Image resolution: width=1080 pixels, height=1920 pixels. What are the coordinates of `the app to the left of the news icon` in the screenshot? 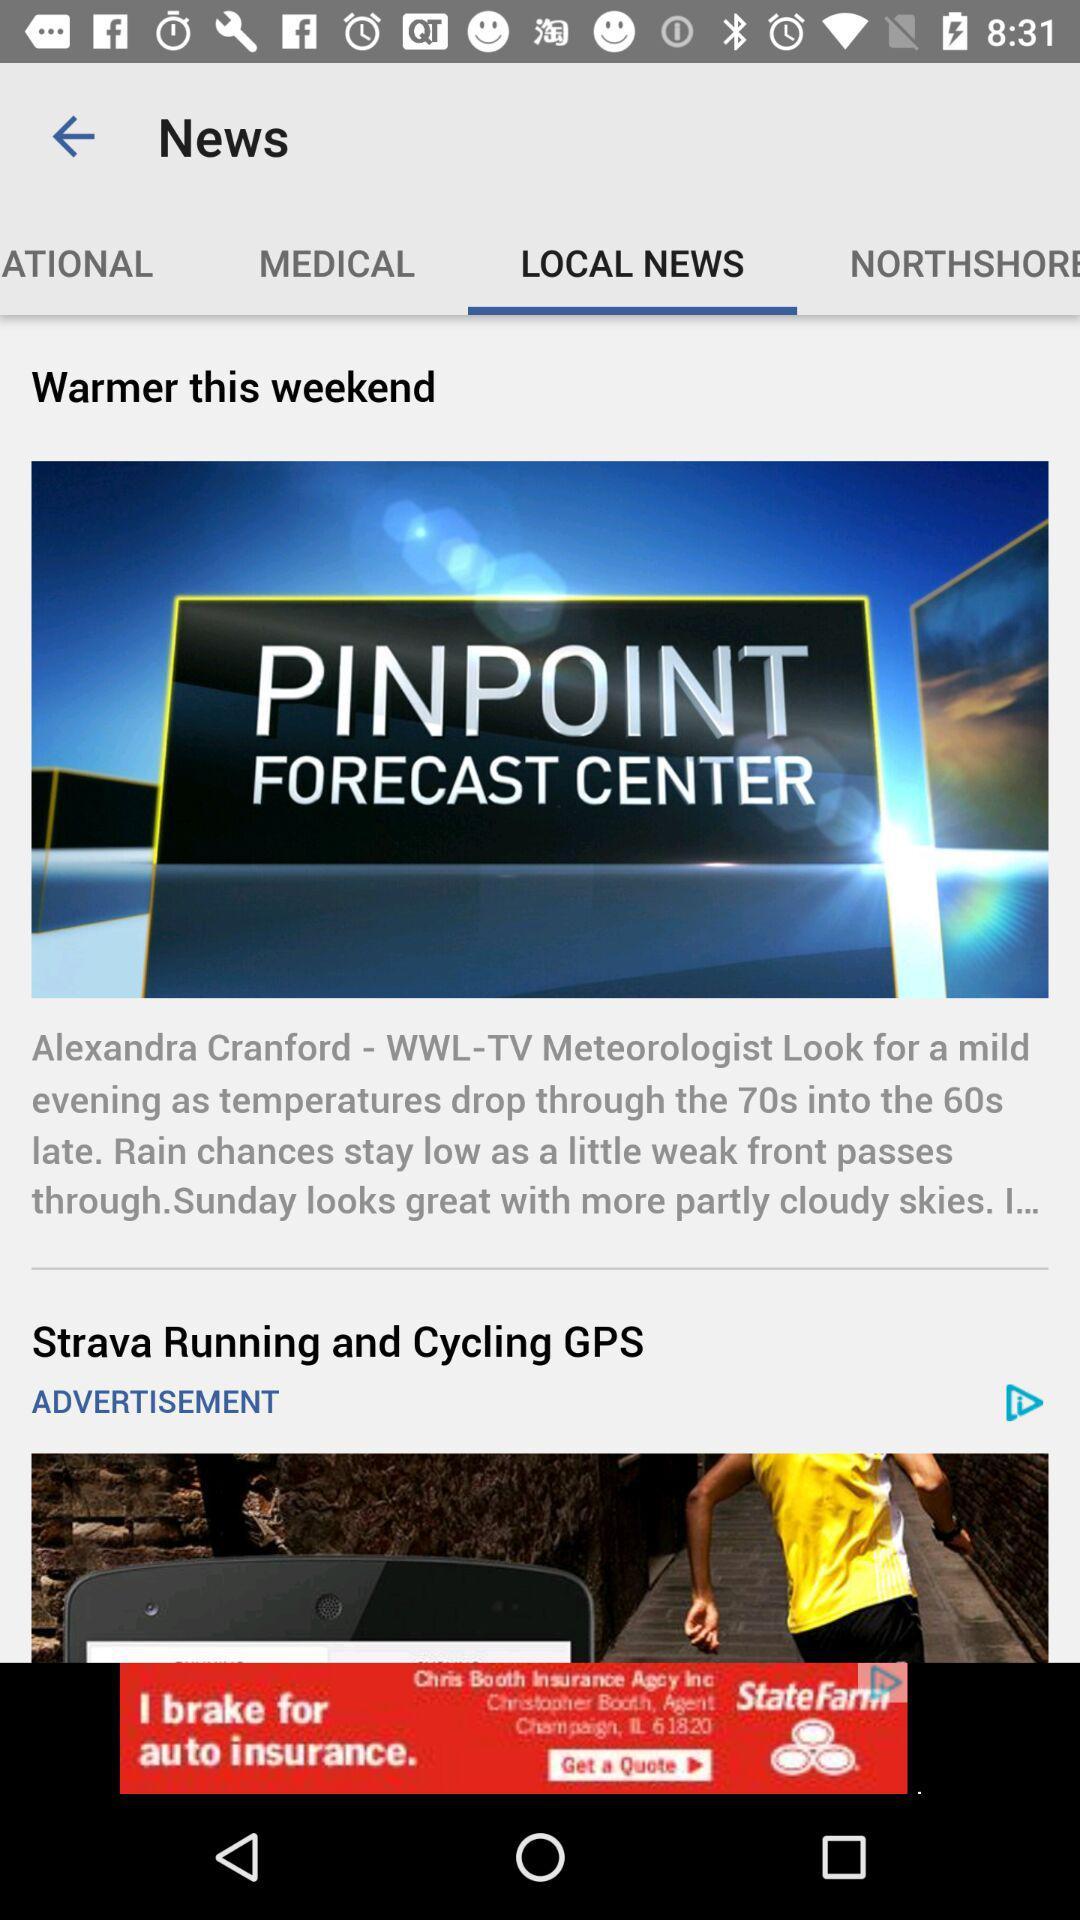 It's located at (72, 135).